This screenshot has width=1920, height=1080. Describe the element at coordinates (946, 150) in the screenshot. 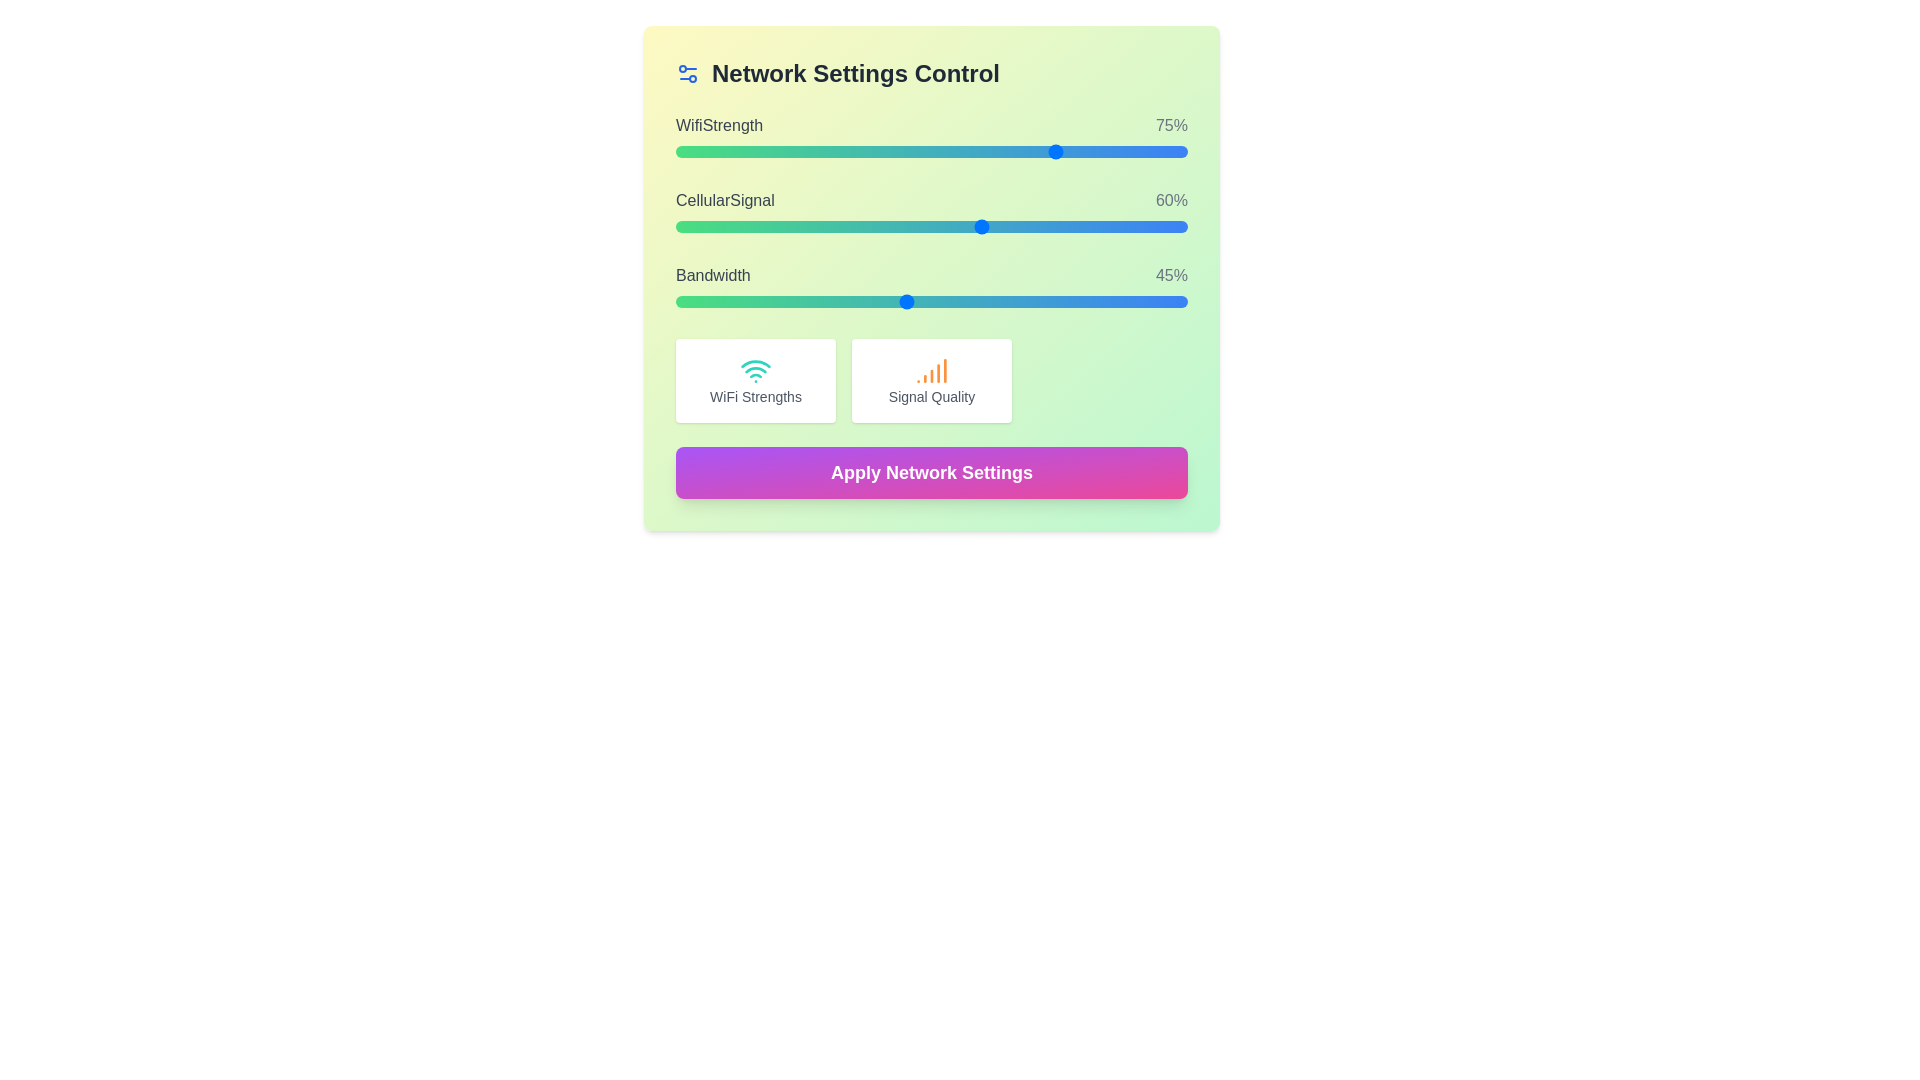

I see `the WiFi strength` at that location.